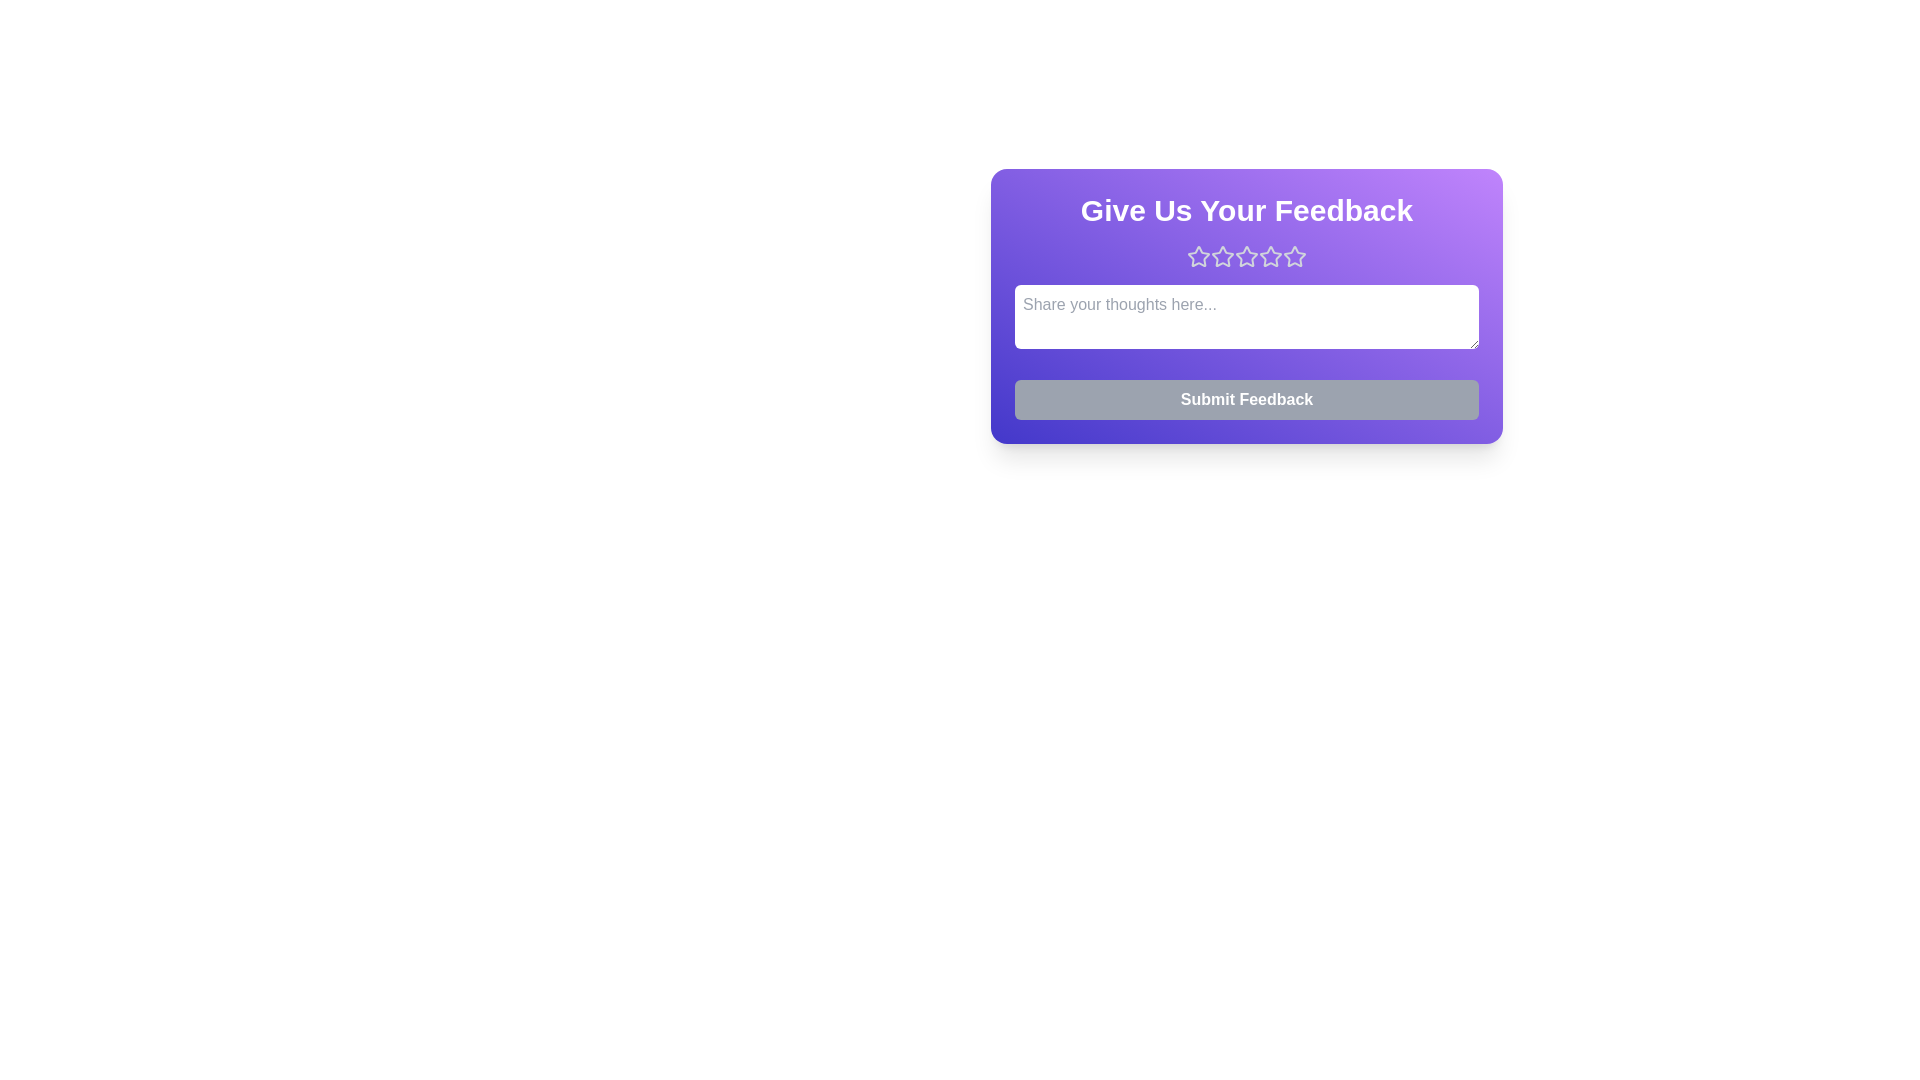 This screenshot has width=1920, height=1080. Describe the element at coordinates (1295, 256) in the screenshot. I see `the star corresponding to the rating 5 to set the feedback score` at that location.